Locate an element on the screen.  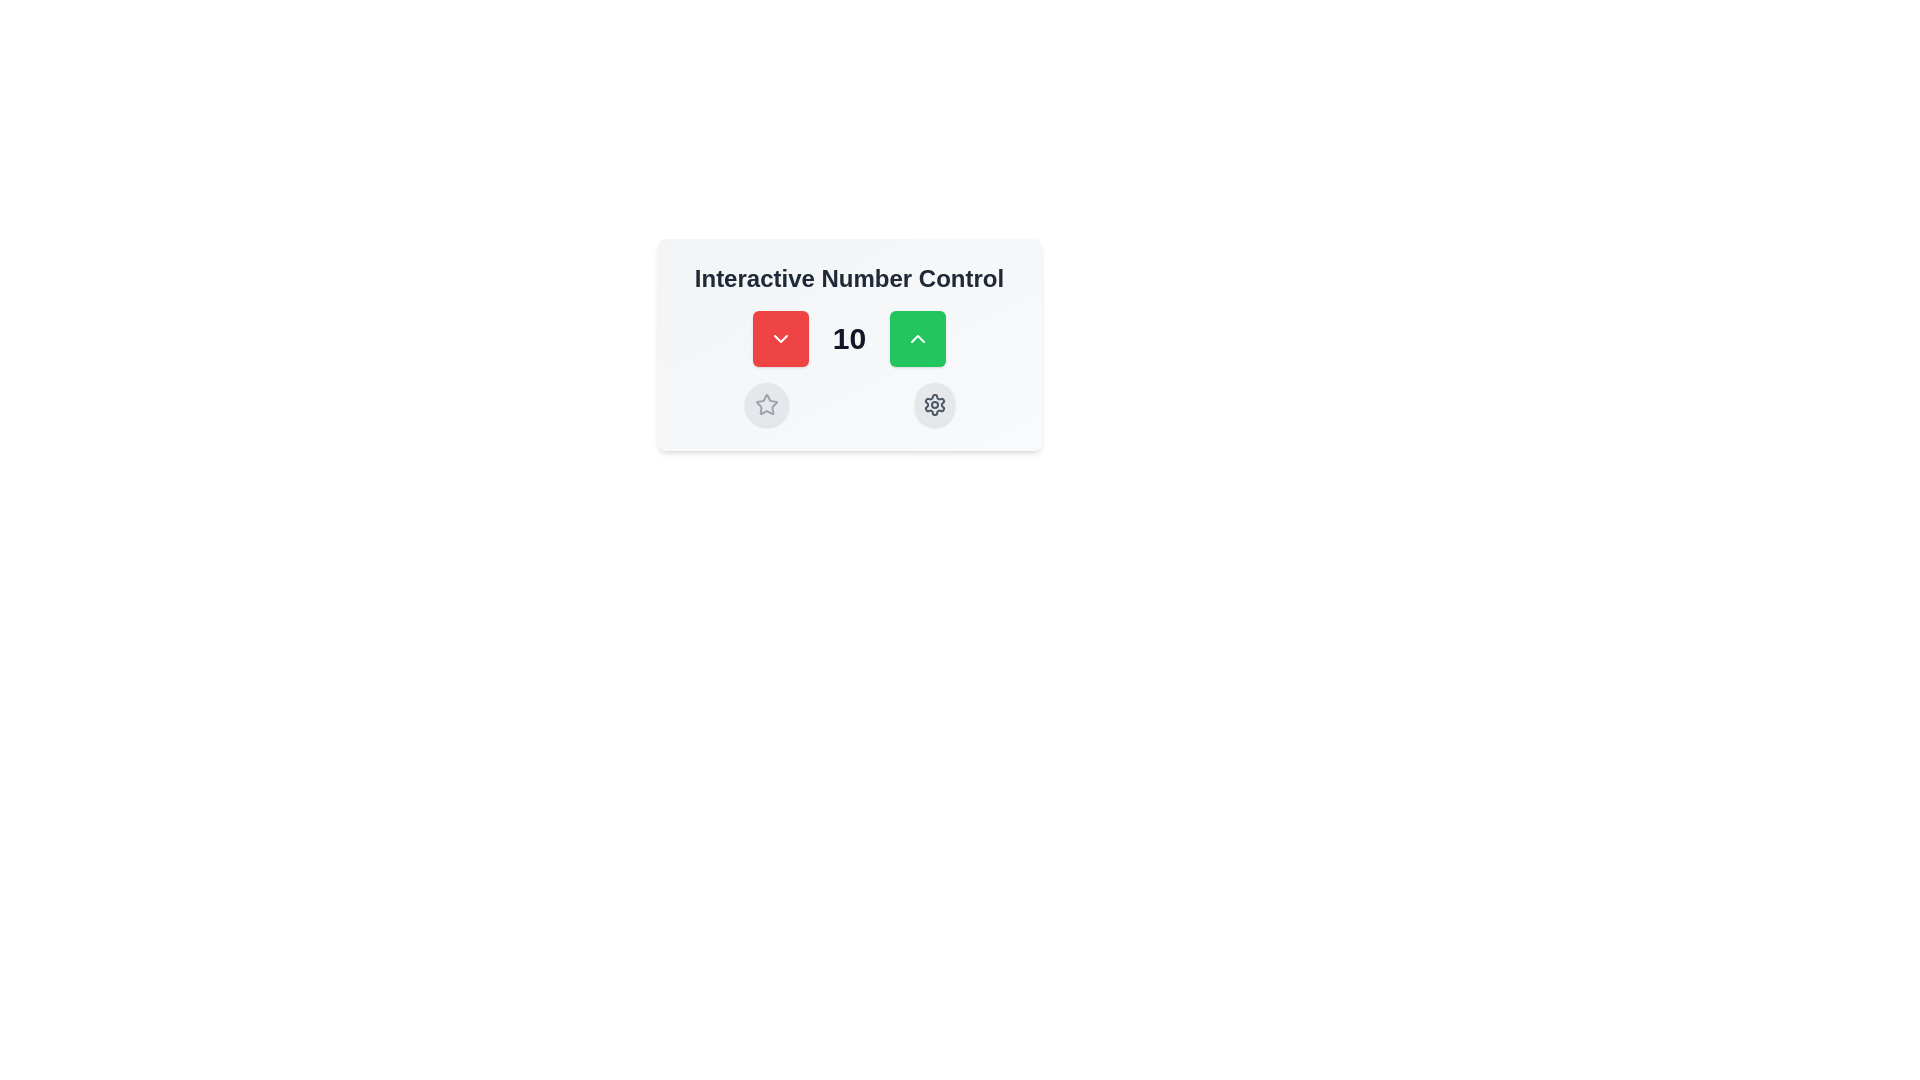
the gray star outline graphical icon located below the number control buttons, positioned to the left of the gear-shaped icon is located at coordinates (765, 404).